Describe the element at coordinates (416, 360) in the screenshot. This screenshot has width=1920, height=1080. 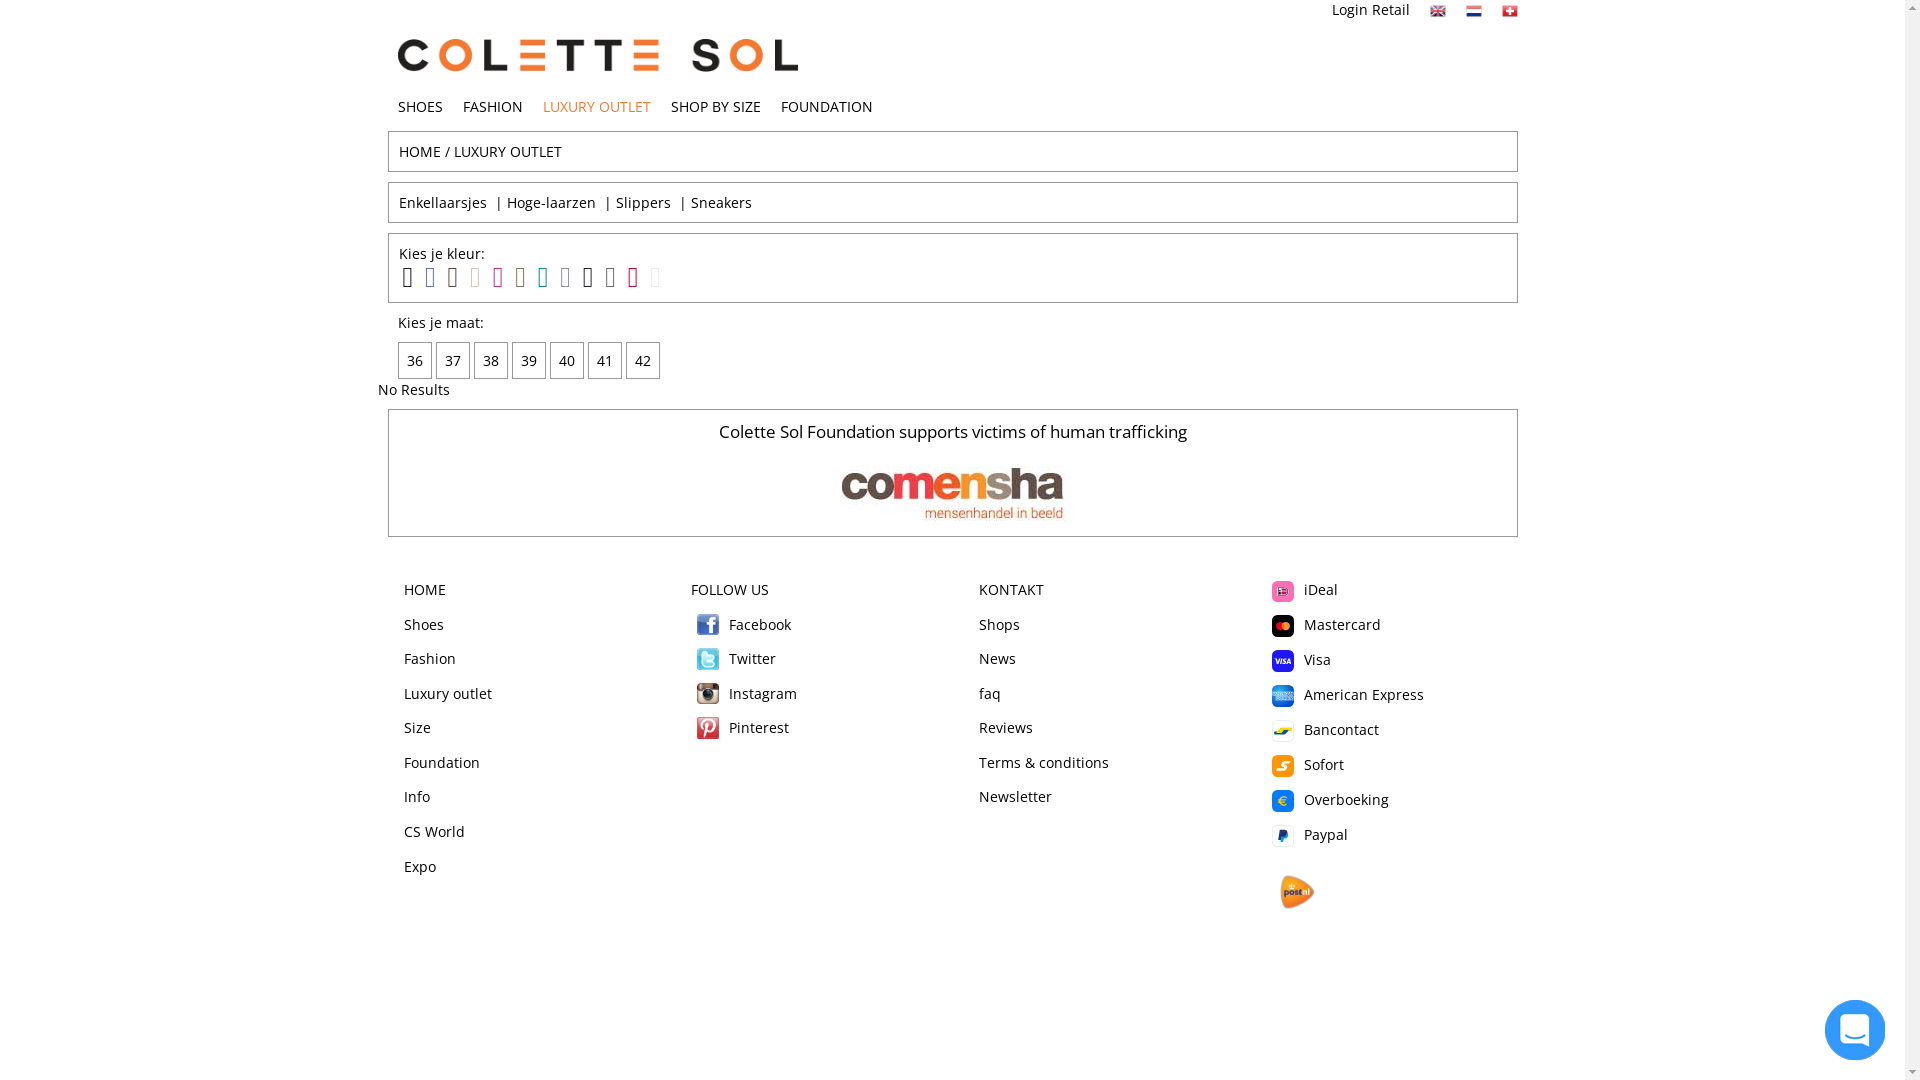
I see `'36 '` at that location.